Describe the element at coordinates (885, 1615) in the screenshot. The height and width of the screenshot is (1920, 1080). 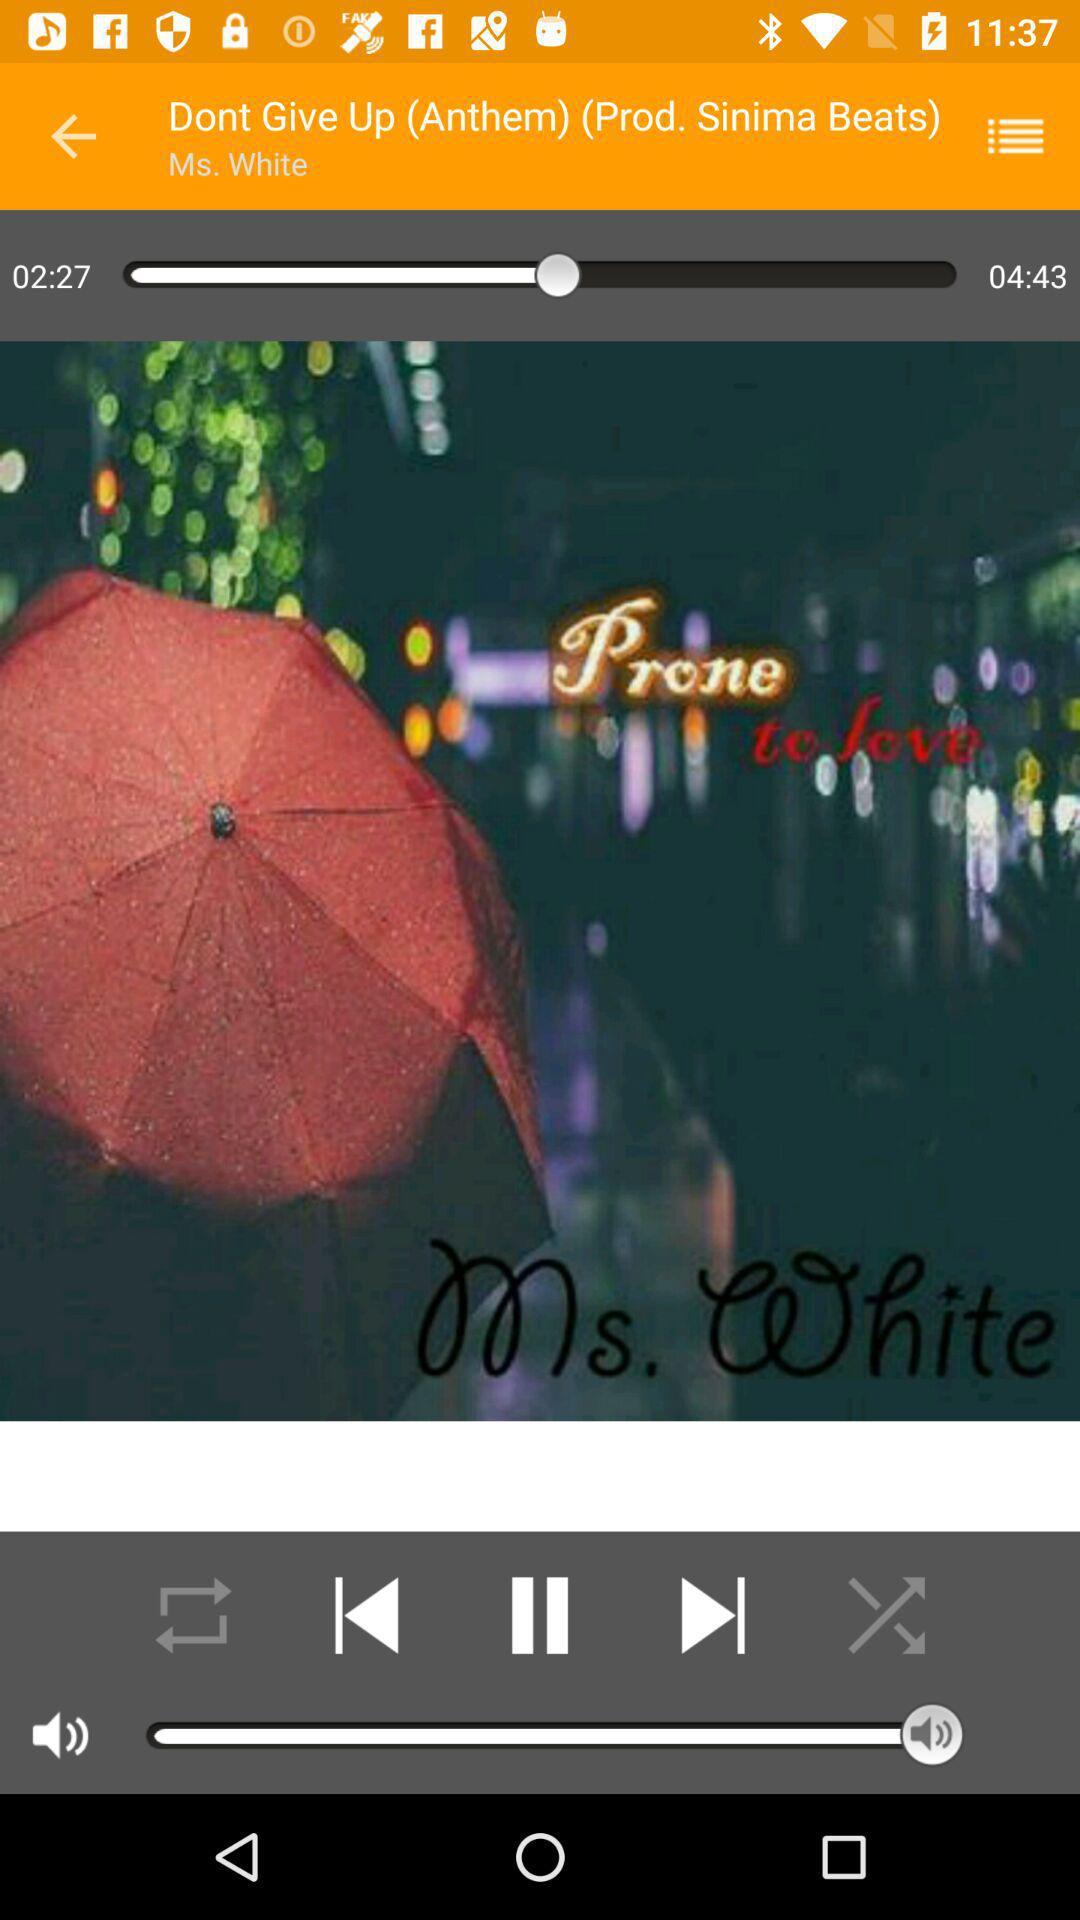
I see `the close icon` at that location.